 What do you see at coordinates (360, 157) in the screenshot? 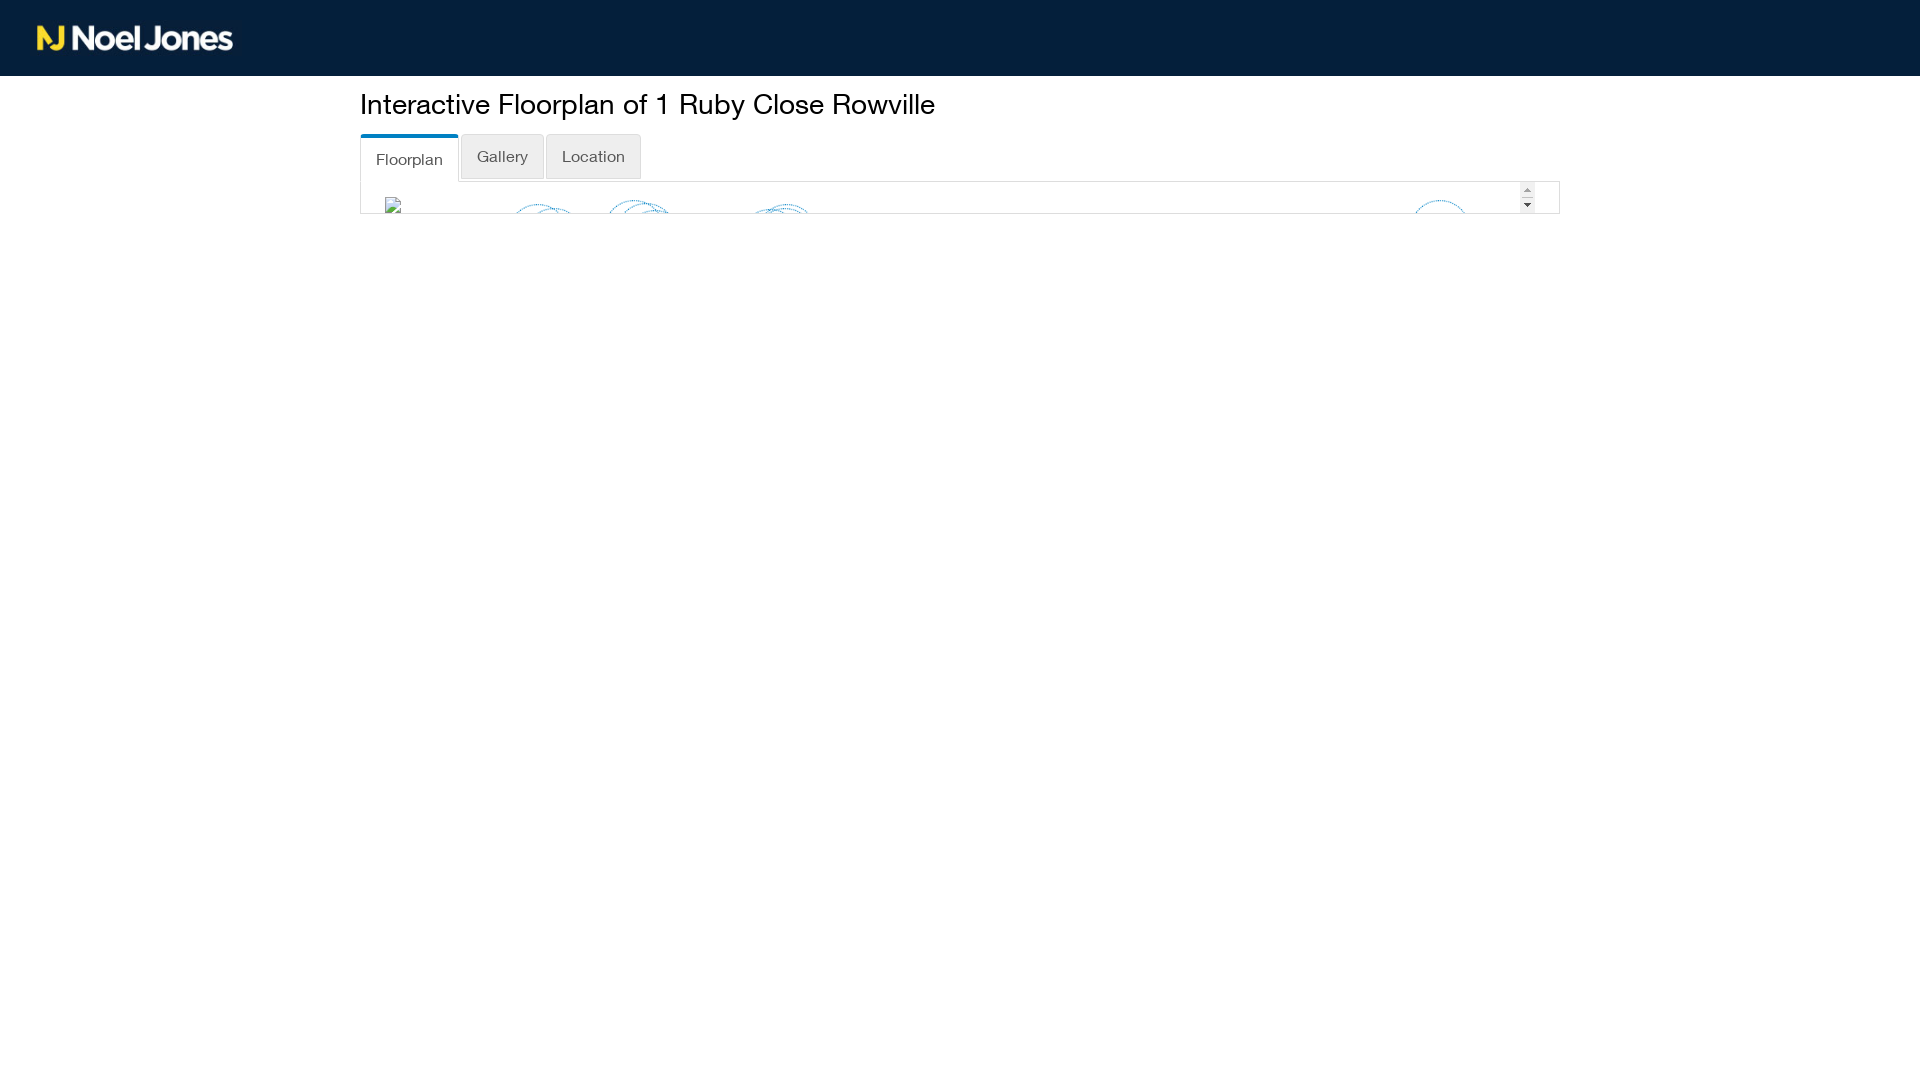
I see `'Floorplan'` at bounding box center [360, 157].